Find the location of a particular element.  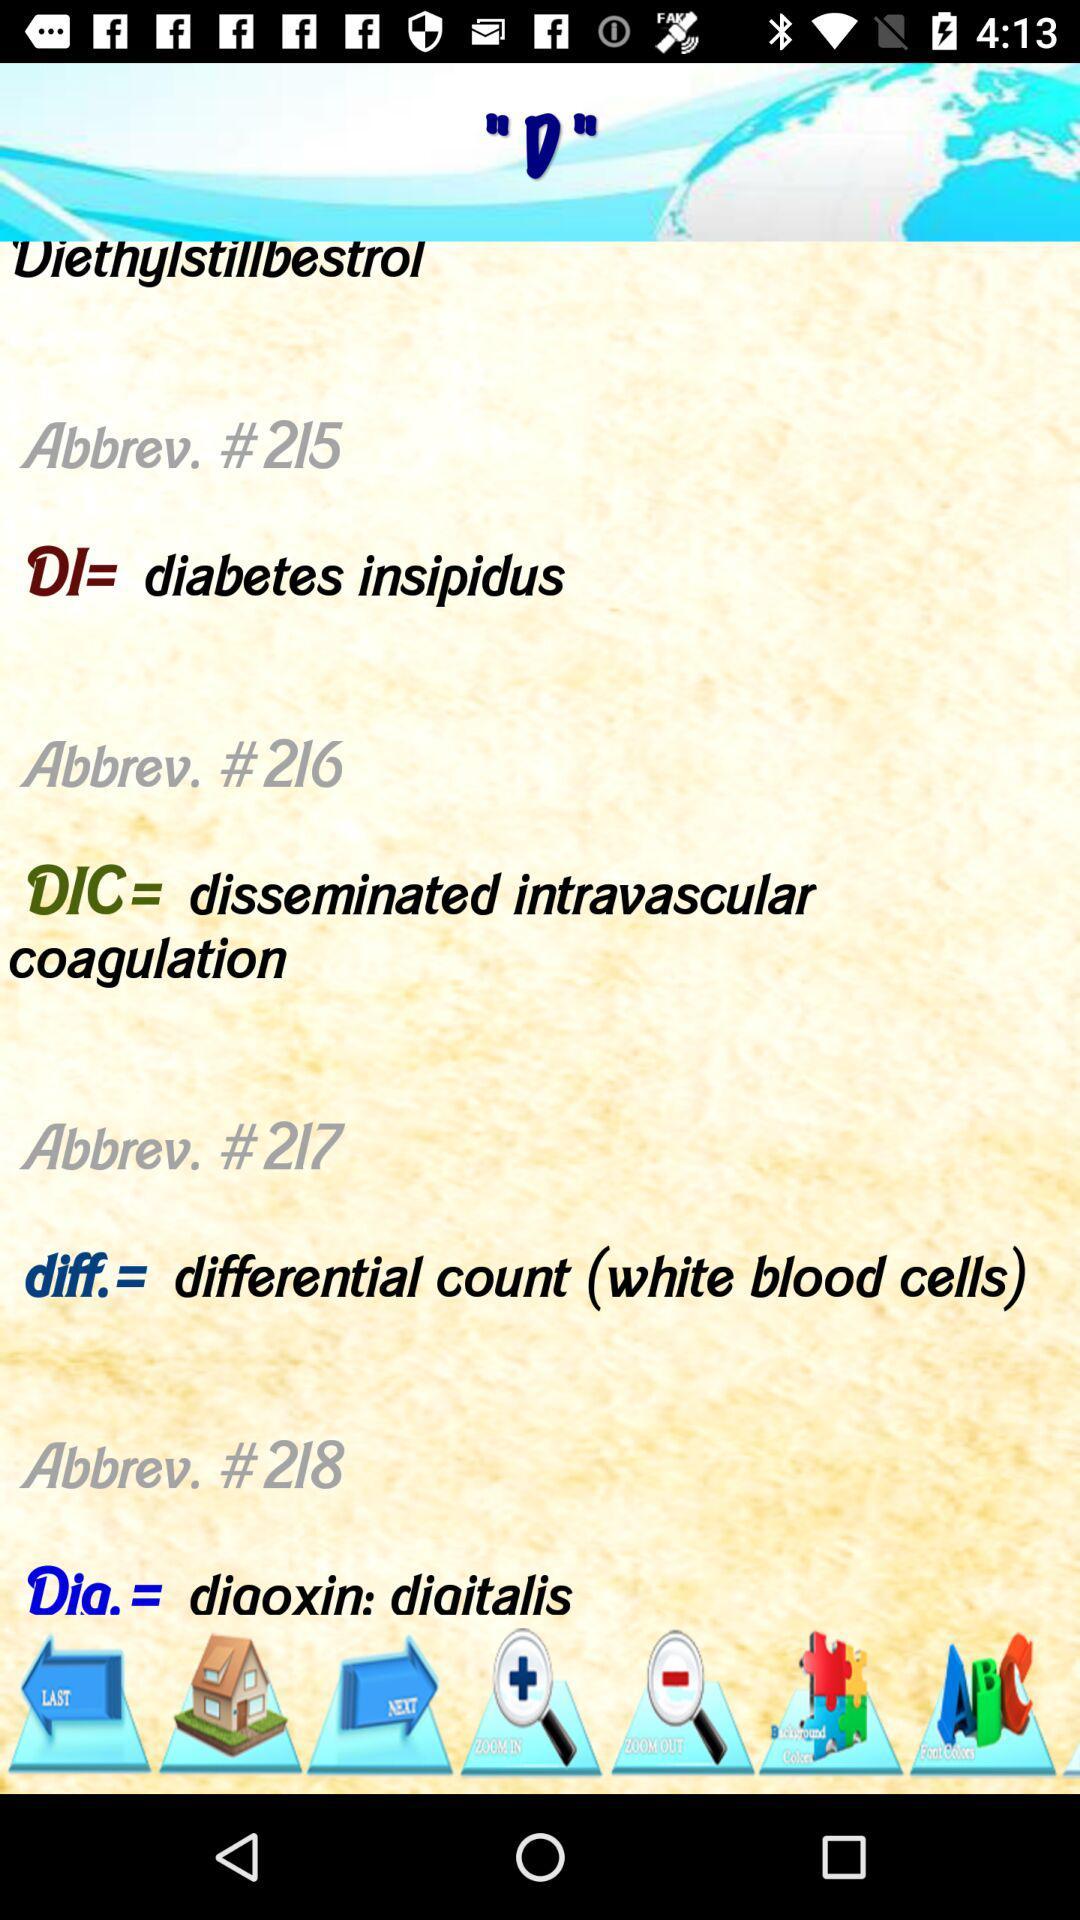

zoom is located at coordinates (529, 1702).